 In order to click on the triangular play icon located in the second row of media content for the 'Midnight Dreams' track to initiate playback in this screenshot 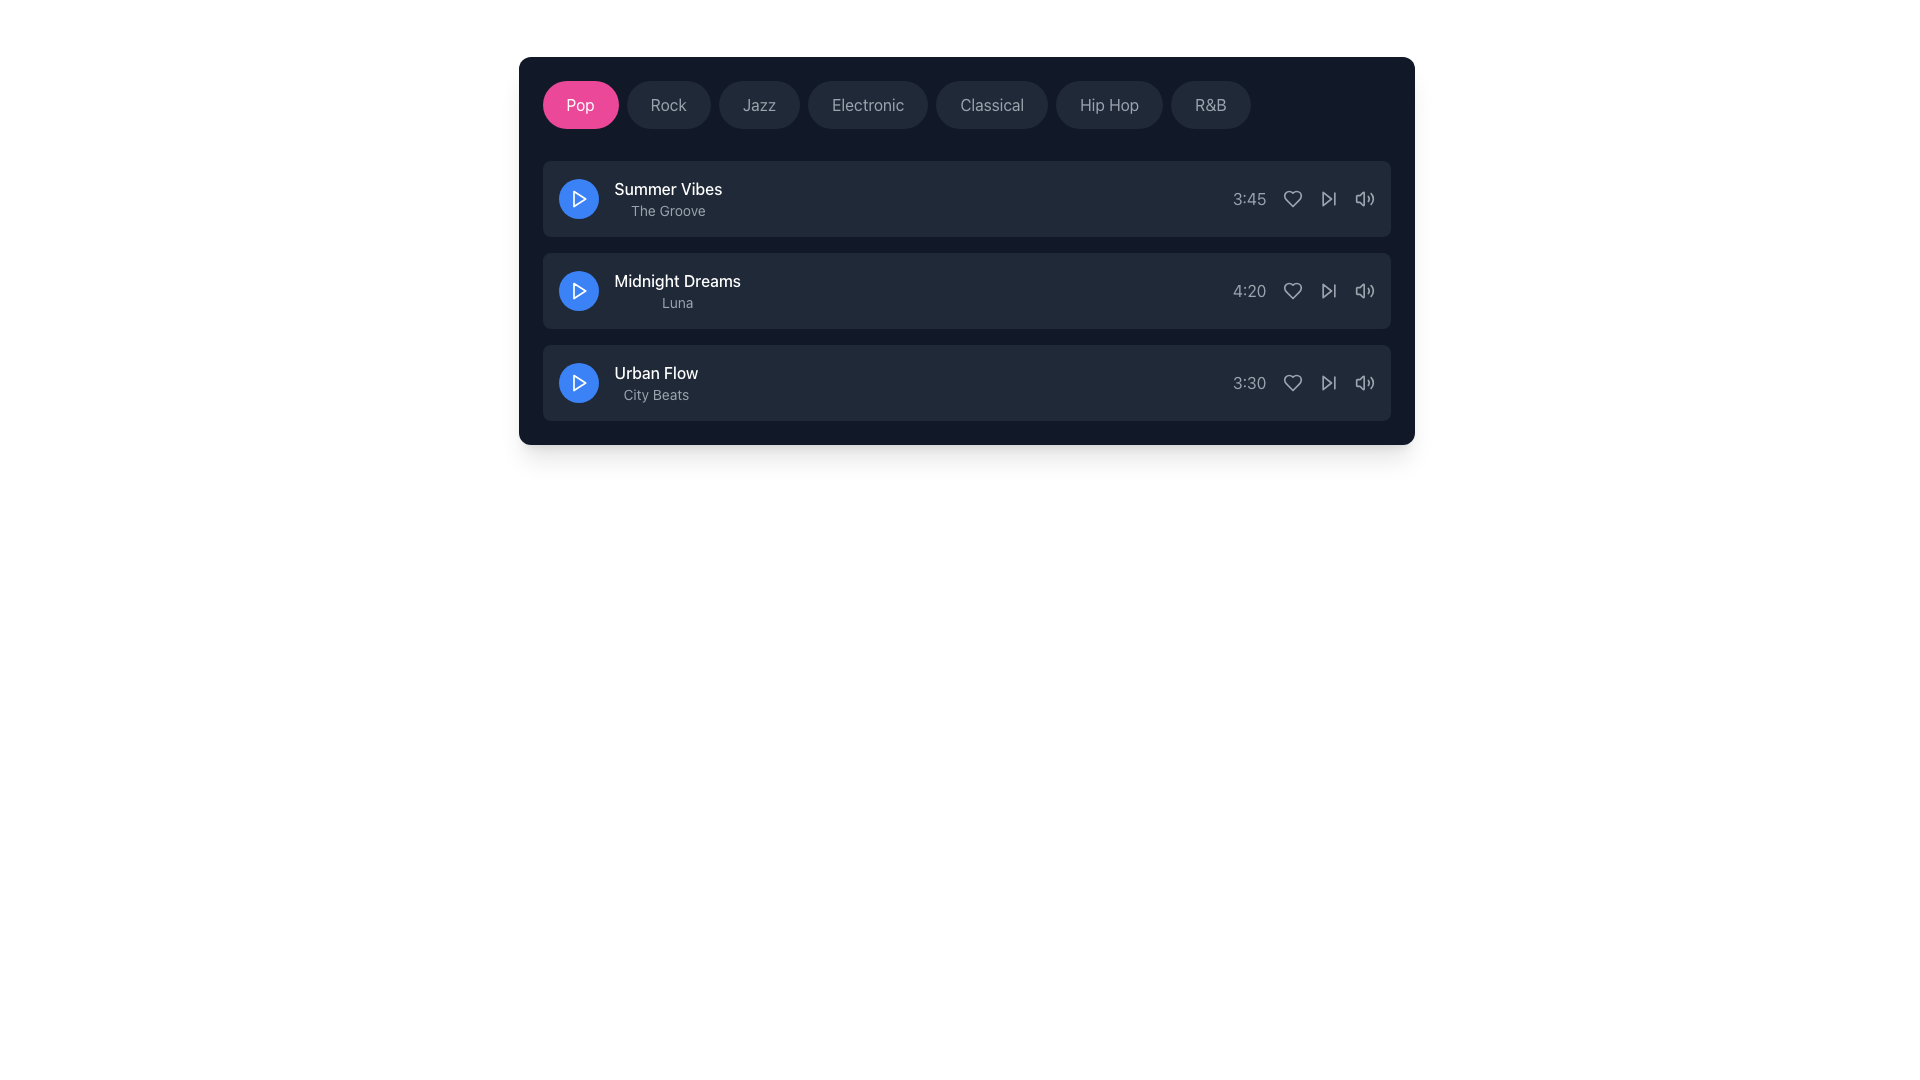, I will do `click(578, 290)`.